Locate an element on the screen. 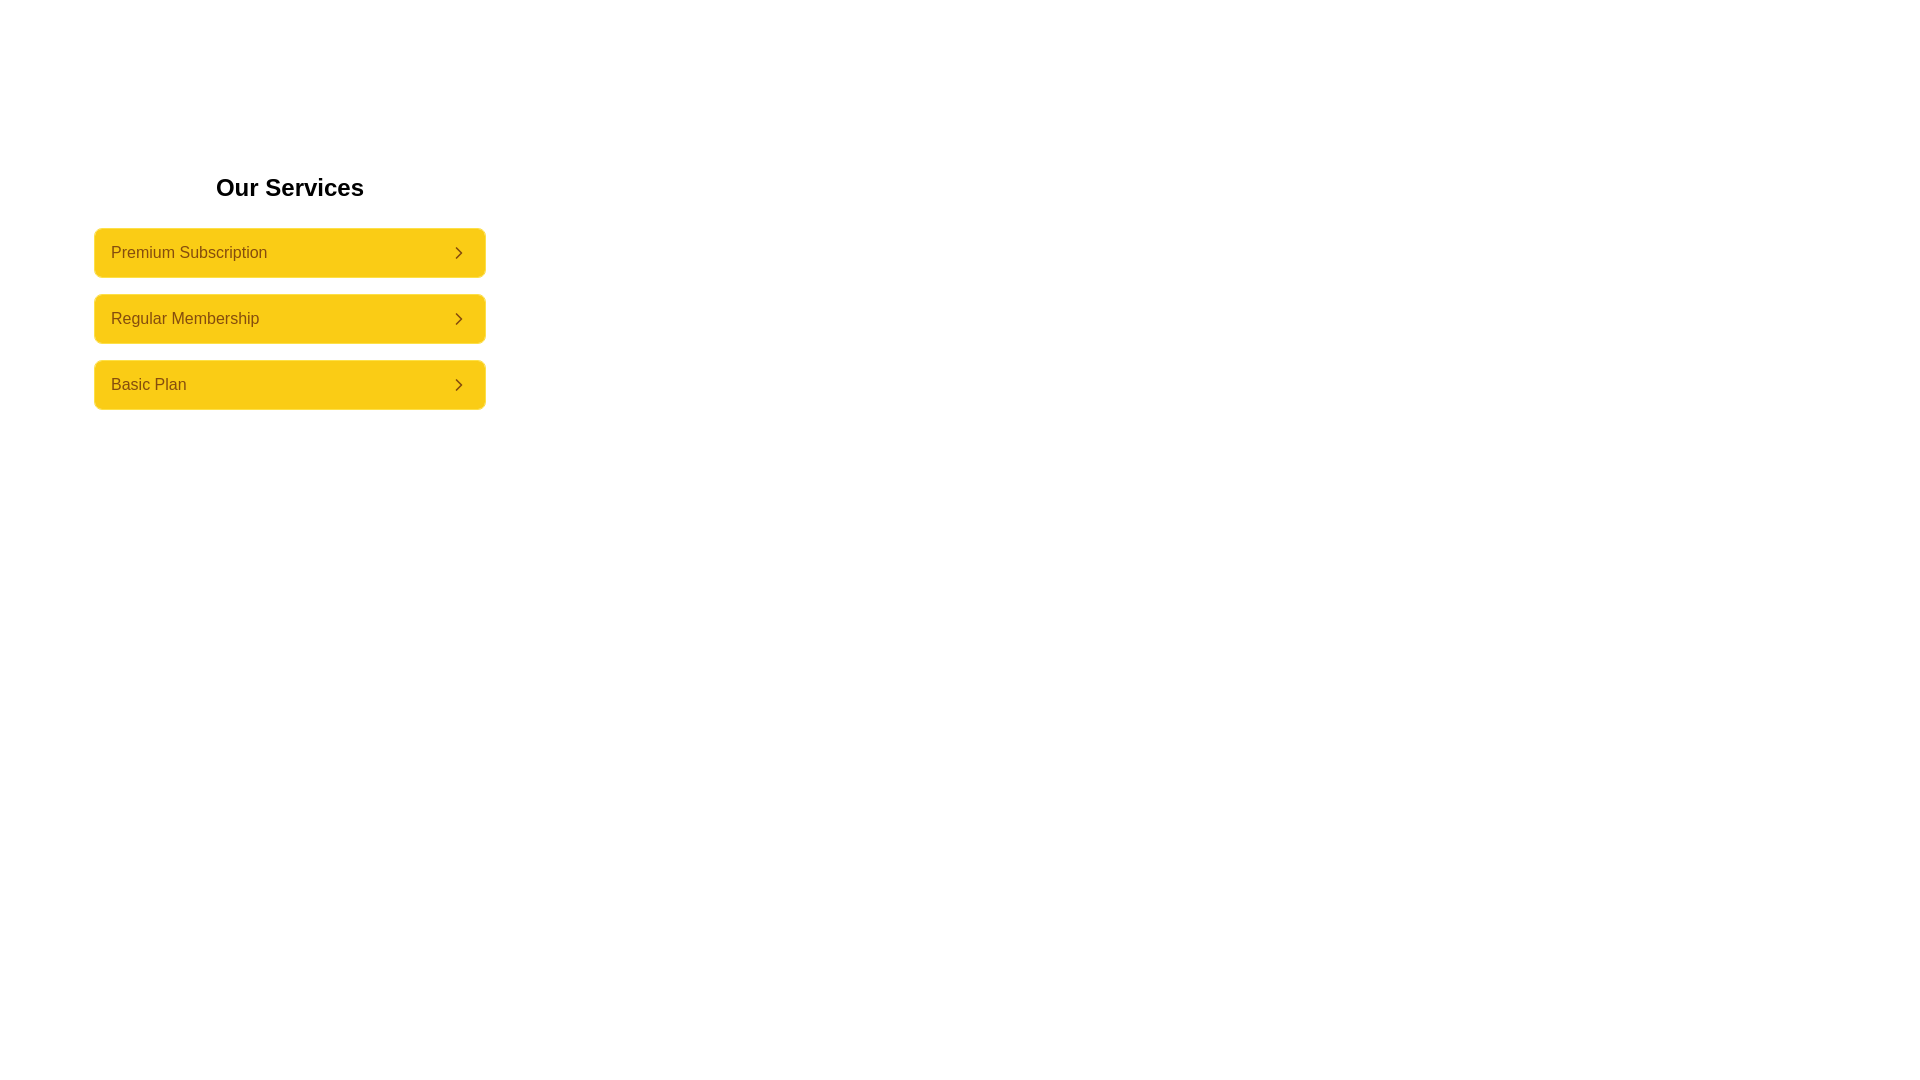  the right-pointing chevron icon located at the far right of the 'Premium Subscription' list item is located at coordinates (458, 252).